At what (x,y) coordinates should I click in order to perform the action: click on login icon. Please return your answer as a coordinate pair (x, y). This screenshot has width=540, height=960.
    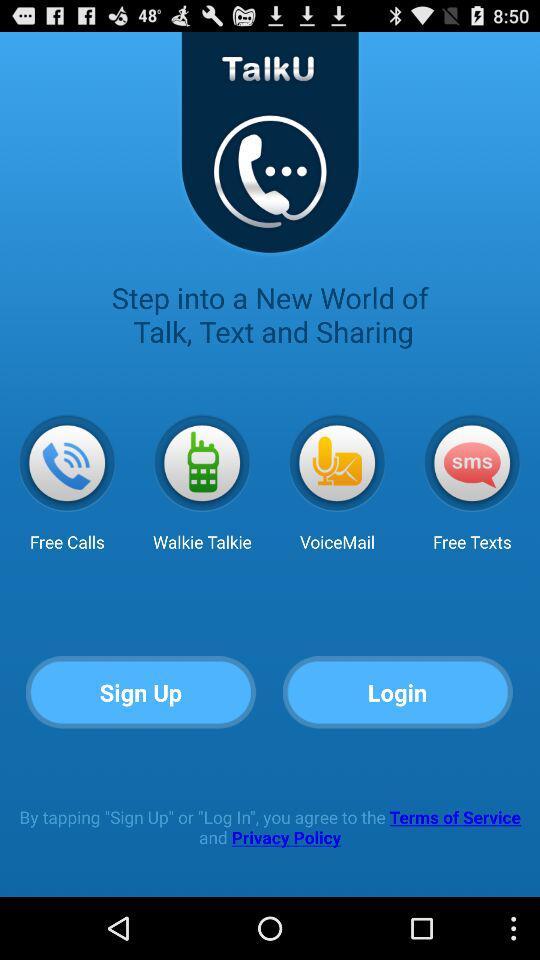
    Looking at the image, I should click on (398, 693).